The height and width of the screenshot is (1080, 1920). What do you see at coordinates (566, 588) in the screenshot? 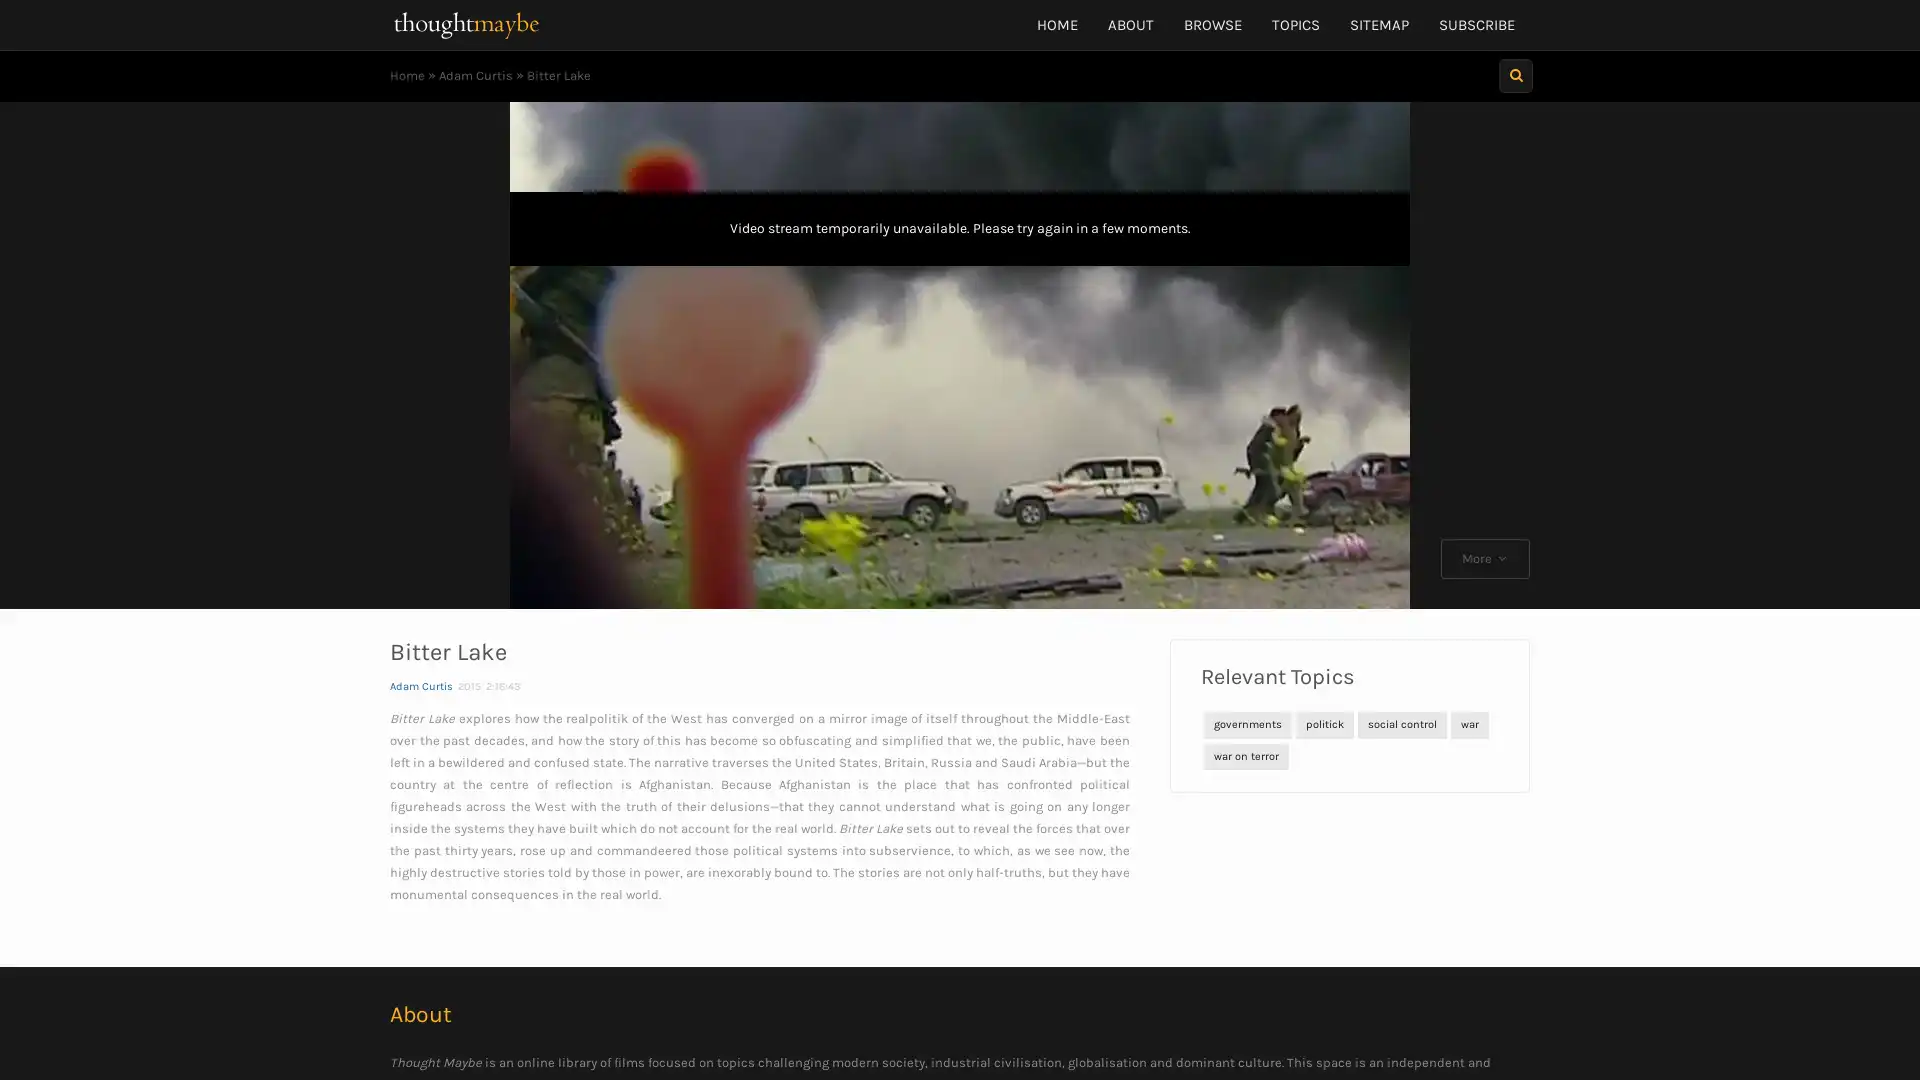
I see `Skip back 10 seconds` at bounding box center [566, 588].